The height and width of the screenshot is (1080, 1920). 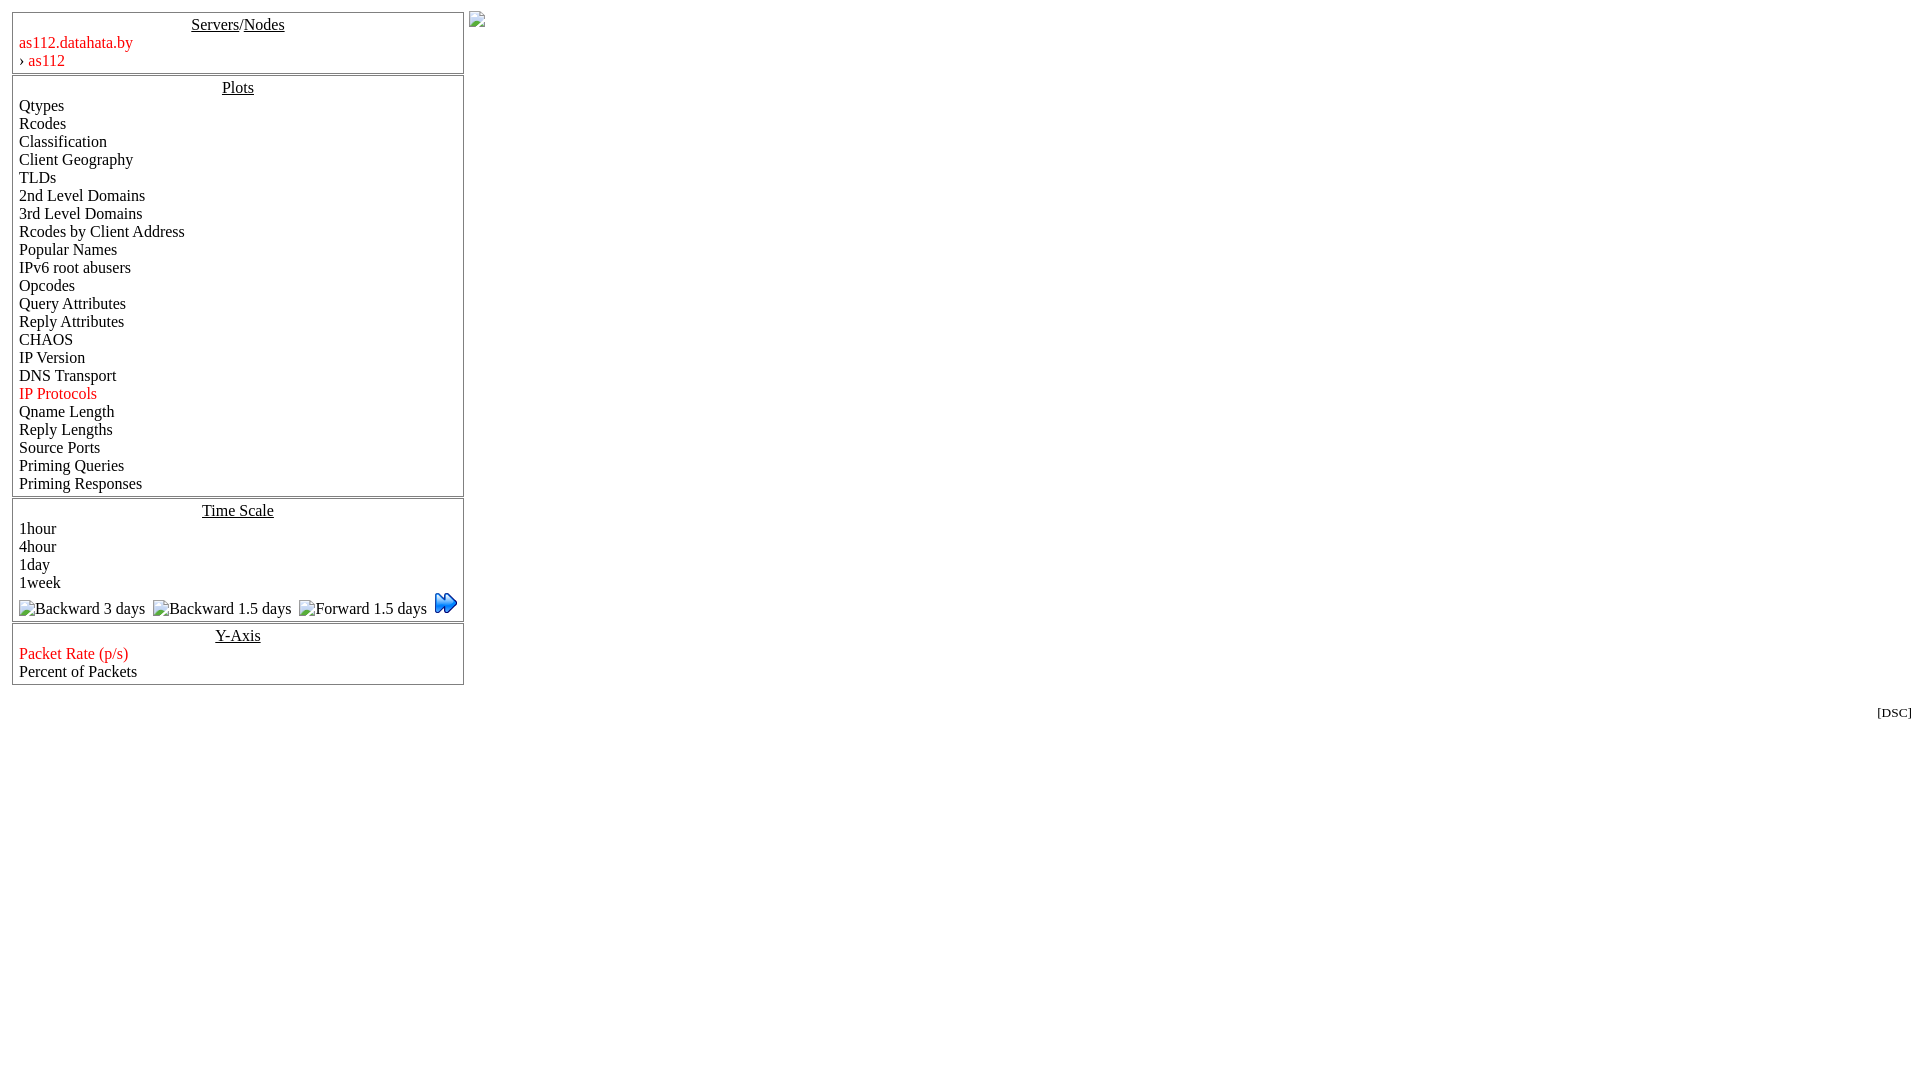 What do you see at coordinates (76, 158) in the screenshot?
I see `'Client Geography'` at bounding box center [76, 158].